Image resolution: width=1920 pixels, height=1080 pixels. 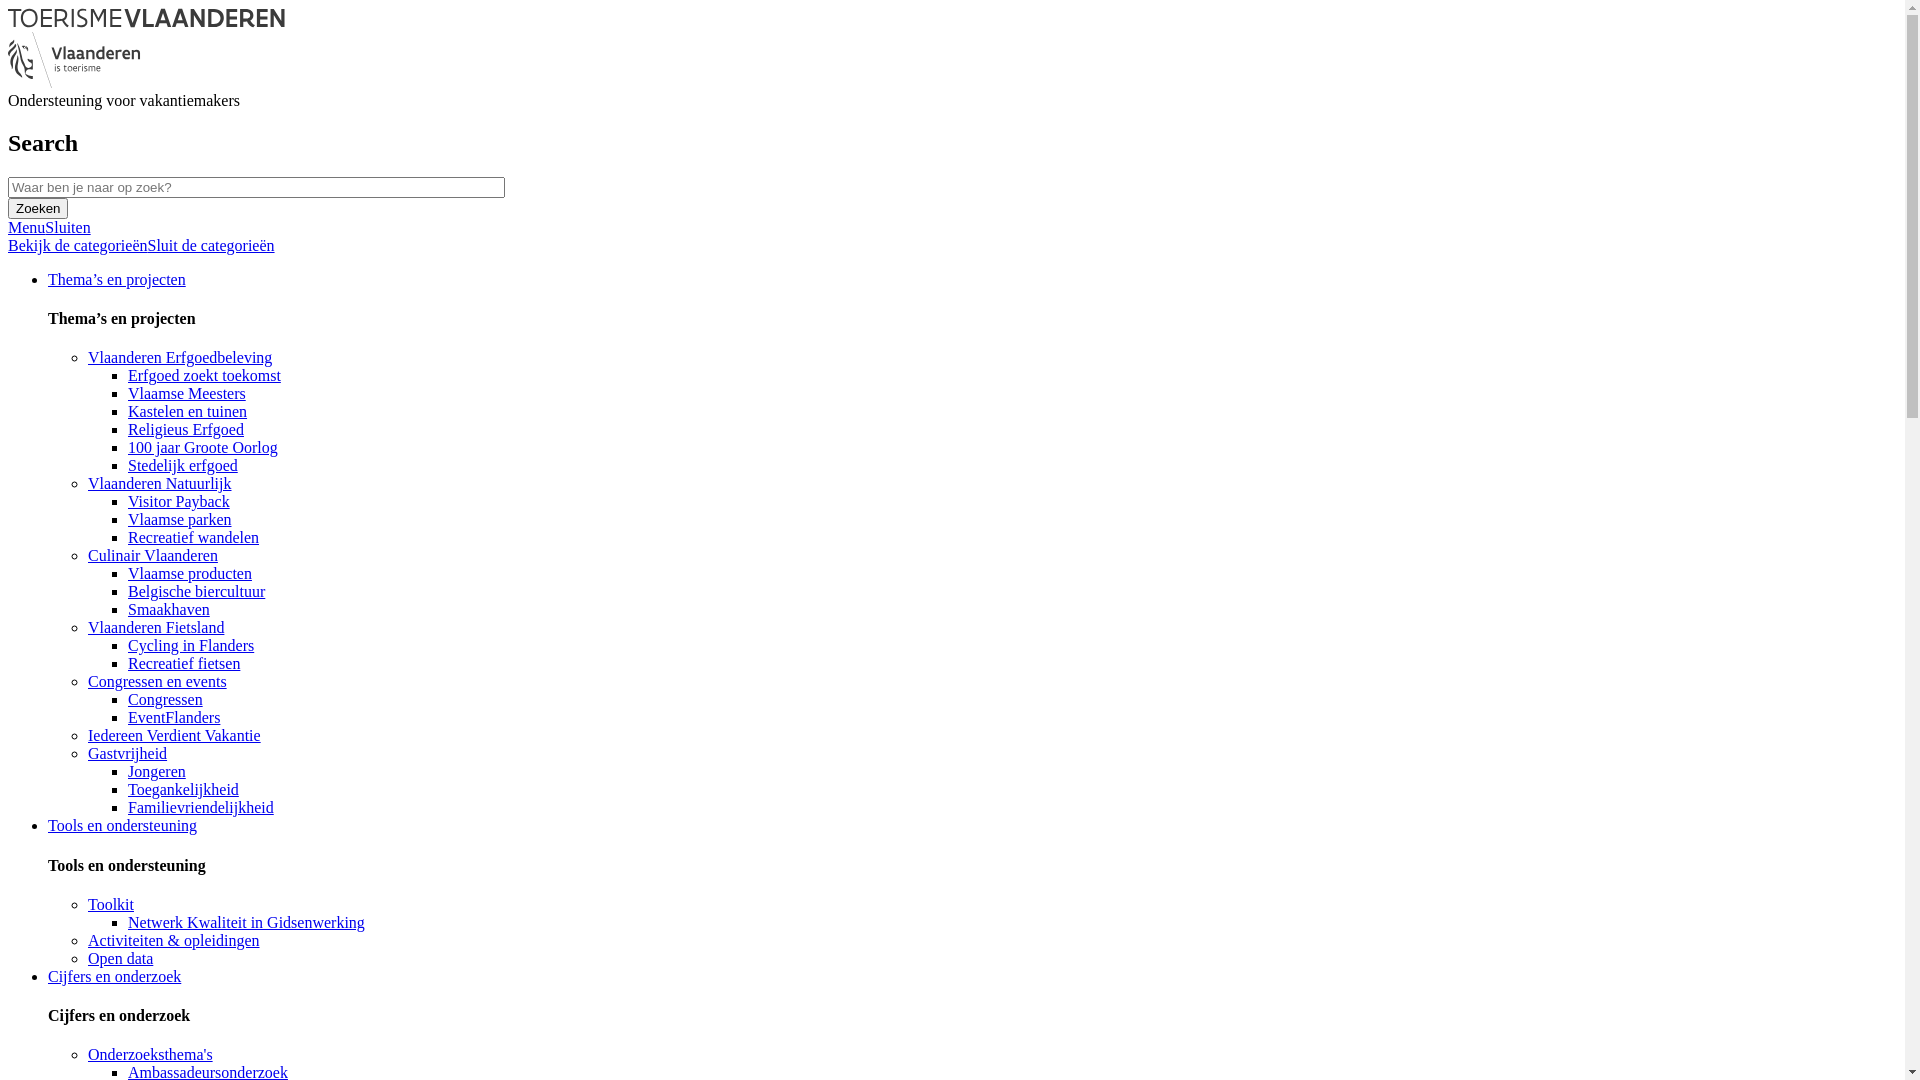 I want to click on '100 jaar Groote Oorlog', so click(x=202, y=446).